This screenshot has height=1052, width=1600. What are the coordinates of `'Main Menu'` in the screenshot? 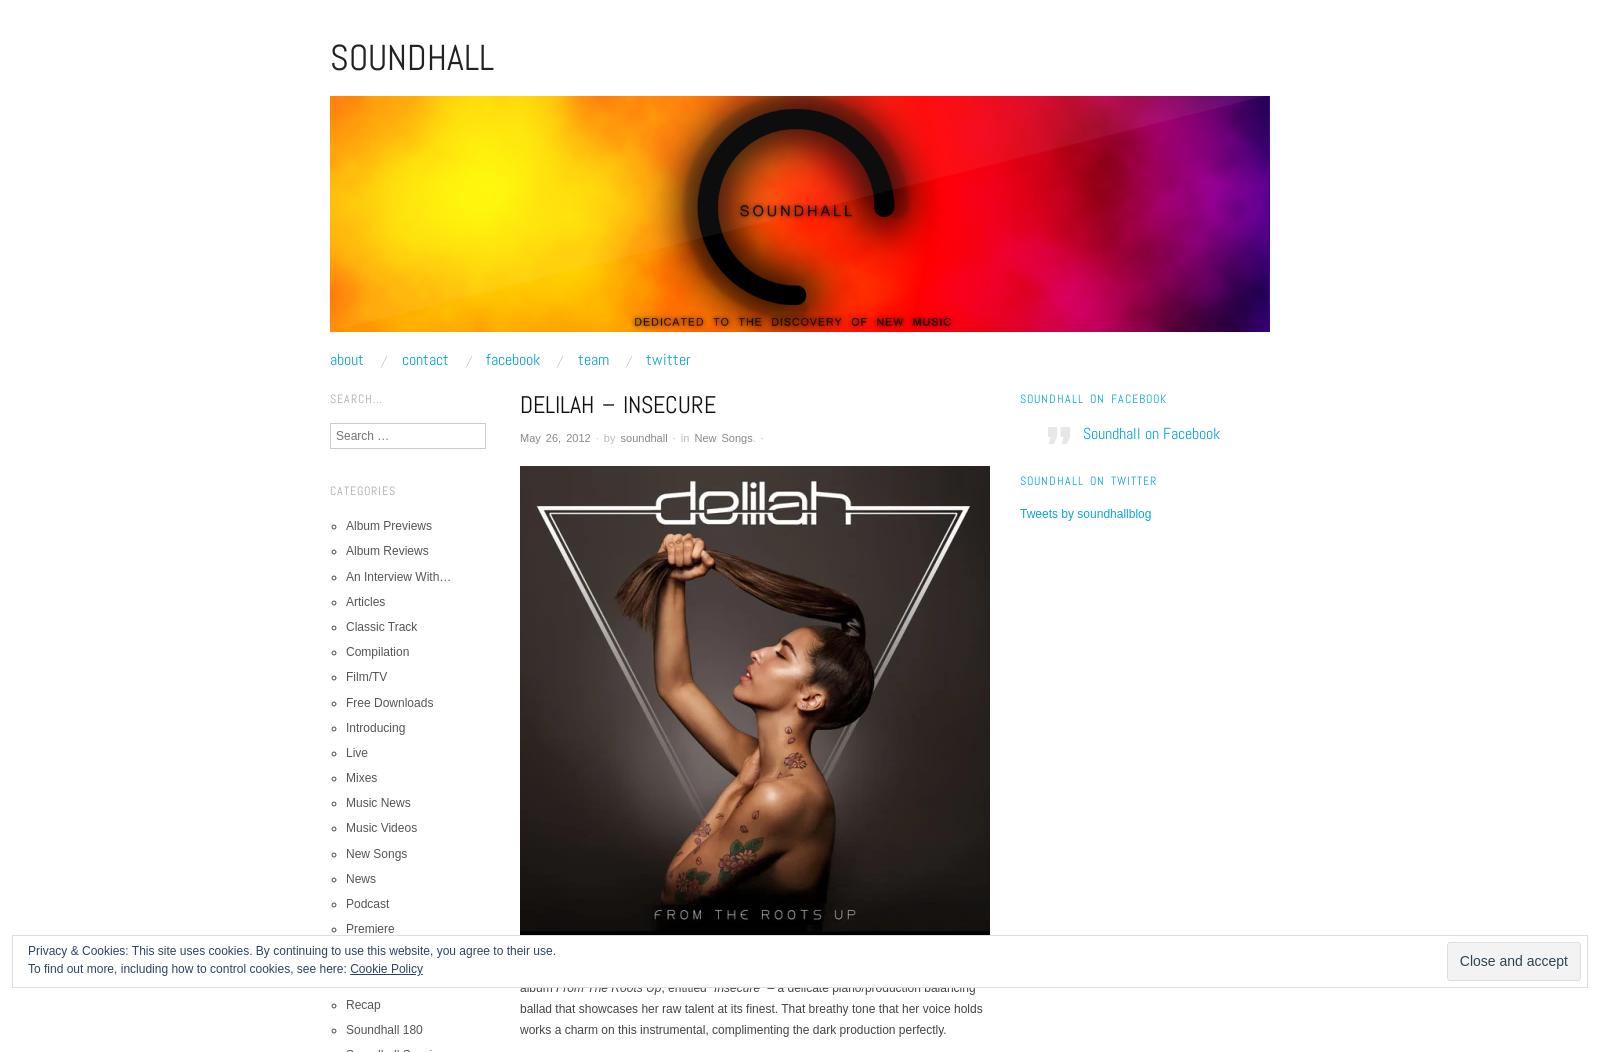 It's located at (329, 375).